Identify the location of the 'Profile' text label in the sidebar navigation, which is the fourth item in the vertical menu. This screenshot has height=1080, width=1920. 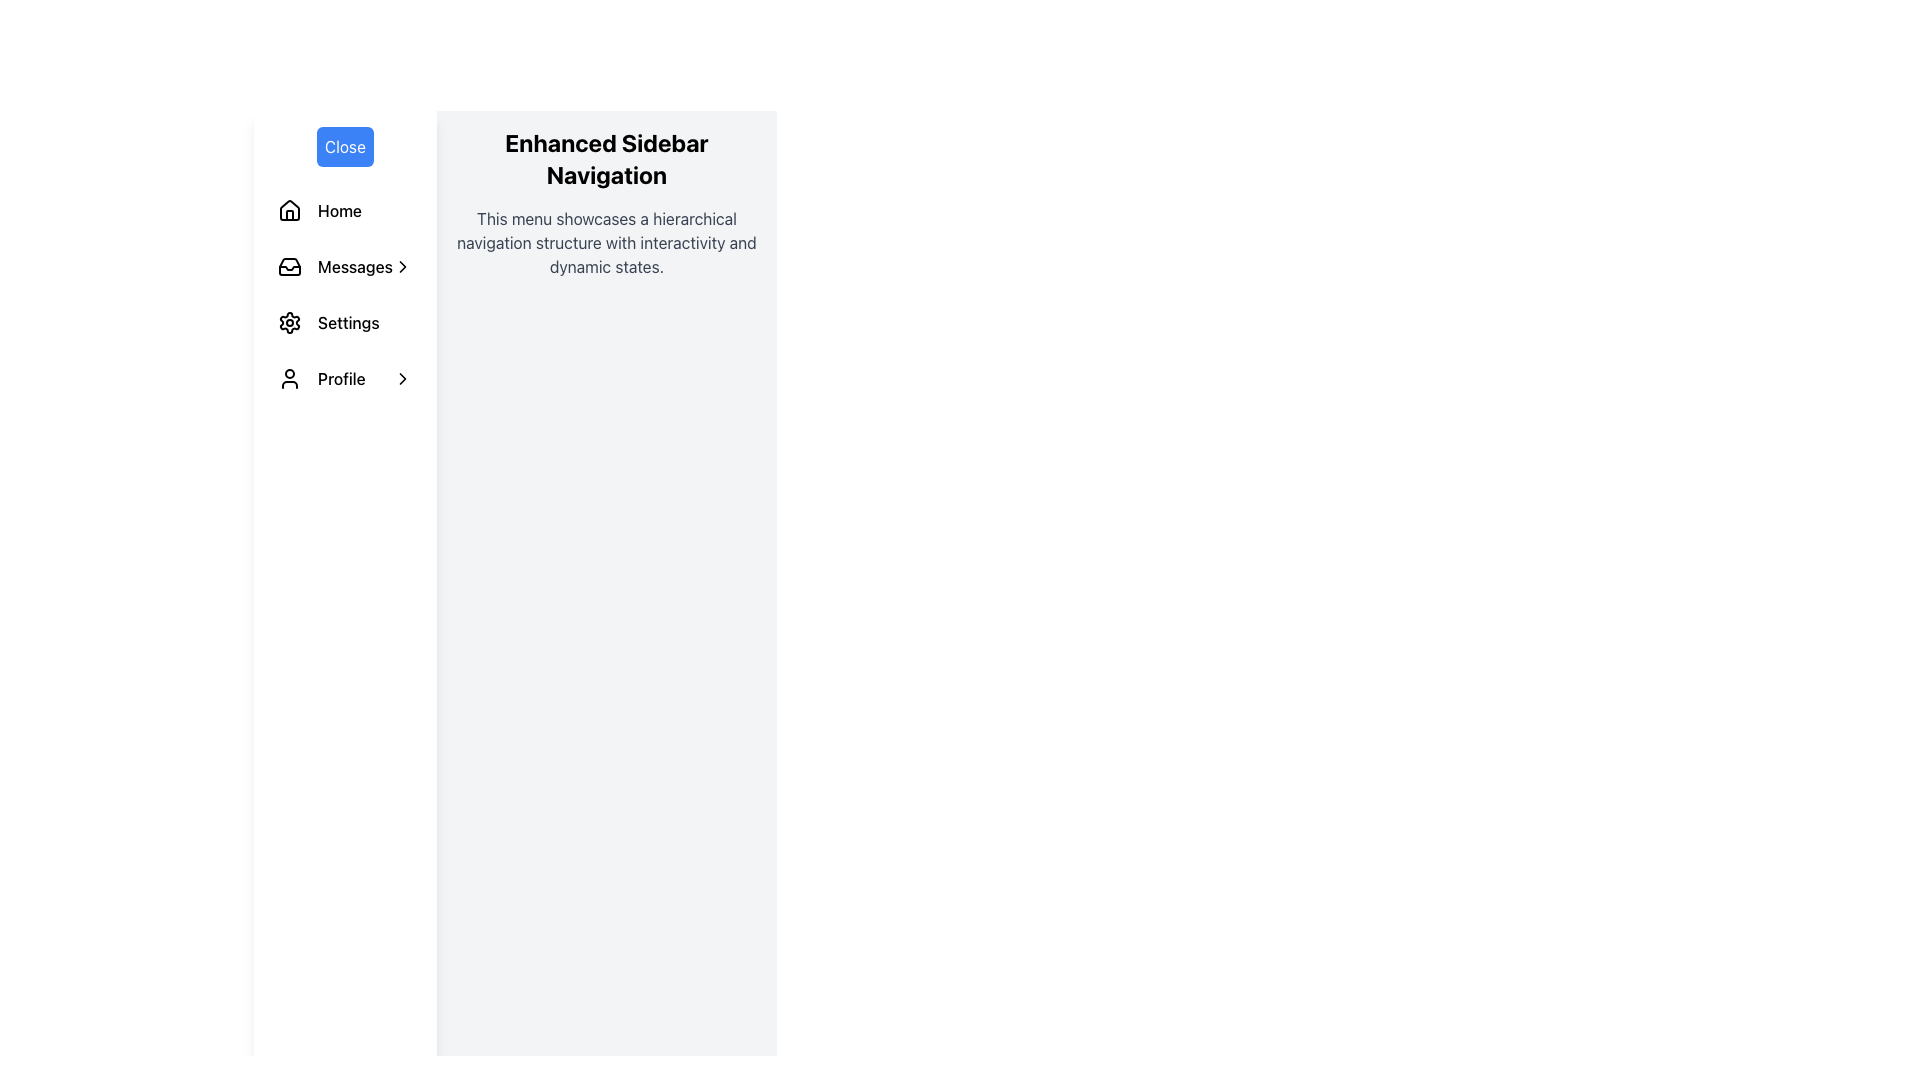
(355, 378).